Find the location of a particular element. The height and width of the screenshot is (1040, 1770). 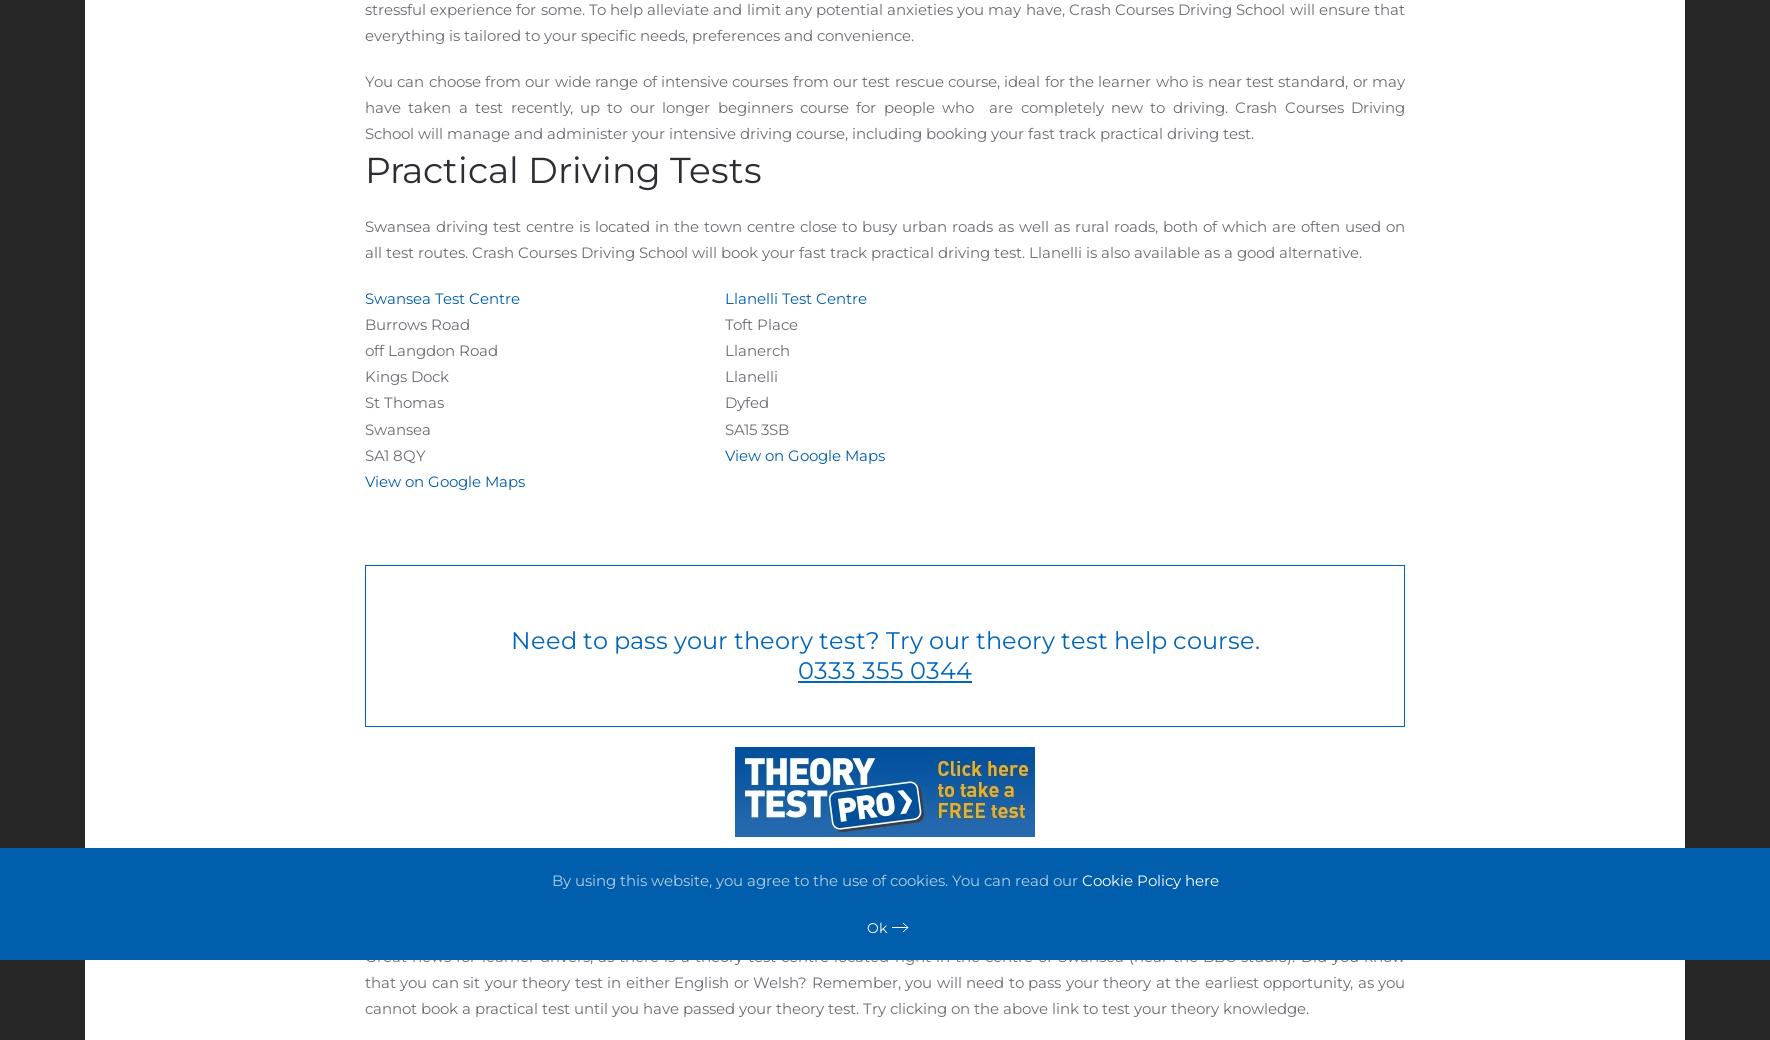

'Kings Dock' is located at coordinates (408, 375).